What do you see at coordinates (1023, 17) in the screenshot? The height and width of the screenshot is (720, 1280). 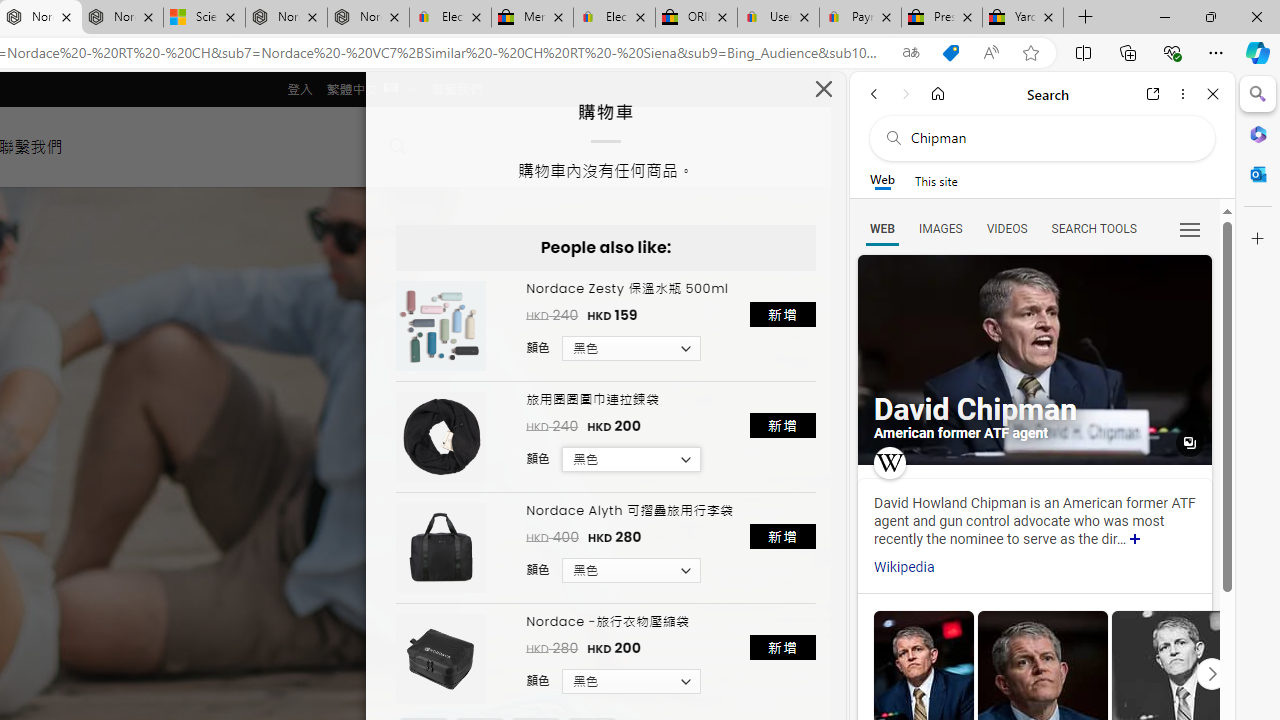 I see `'Yard, Garden & Outdoor Living'` at bounding box center [1023, 17].